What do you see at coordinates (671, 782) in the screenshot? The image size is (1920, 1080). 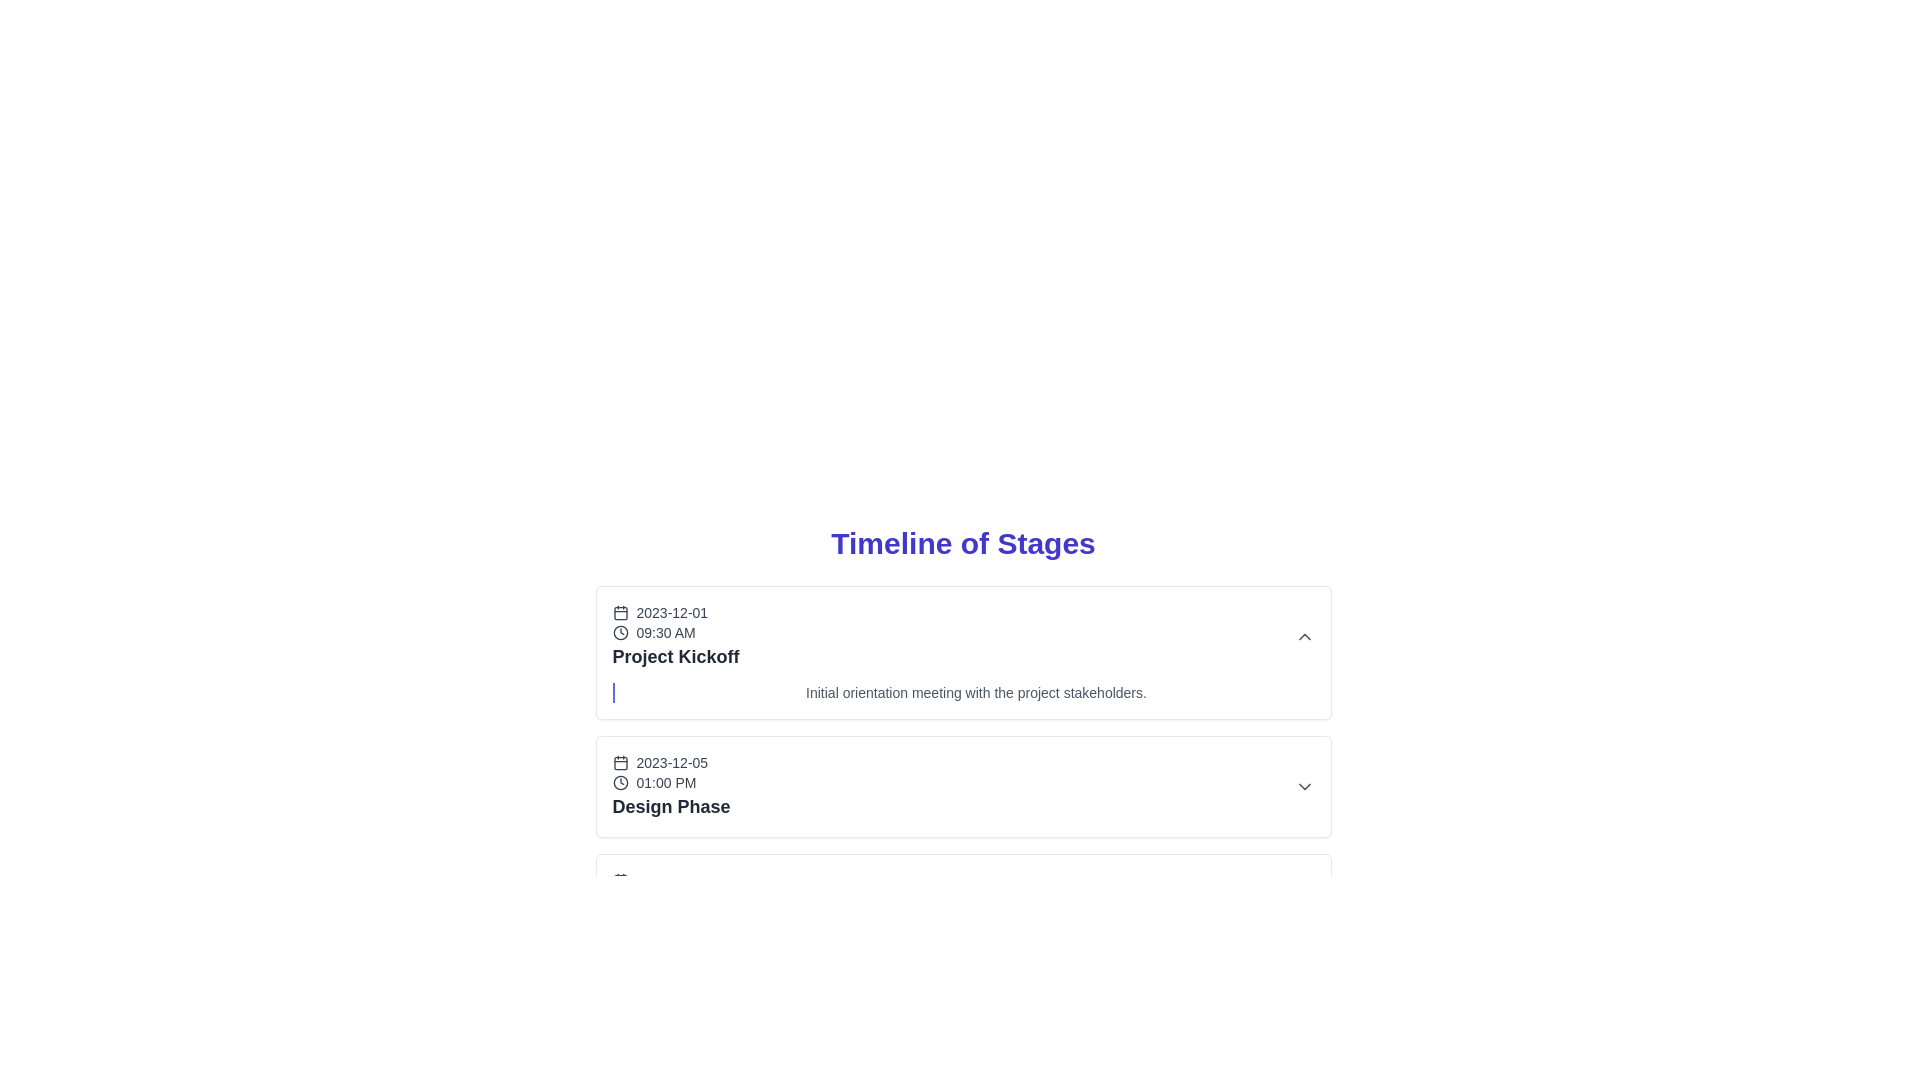 I see `the Text display indicating the time for the 'Design Phase' stage in the timeline, located beneath '2023-12-05' and to the right of the clock icon` at bounding box center [671, 782].